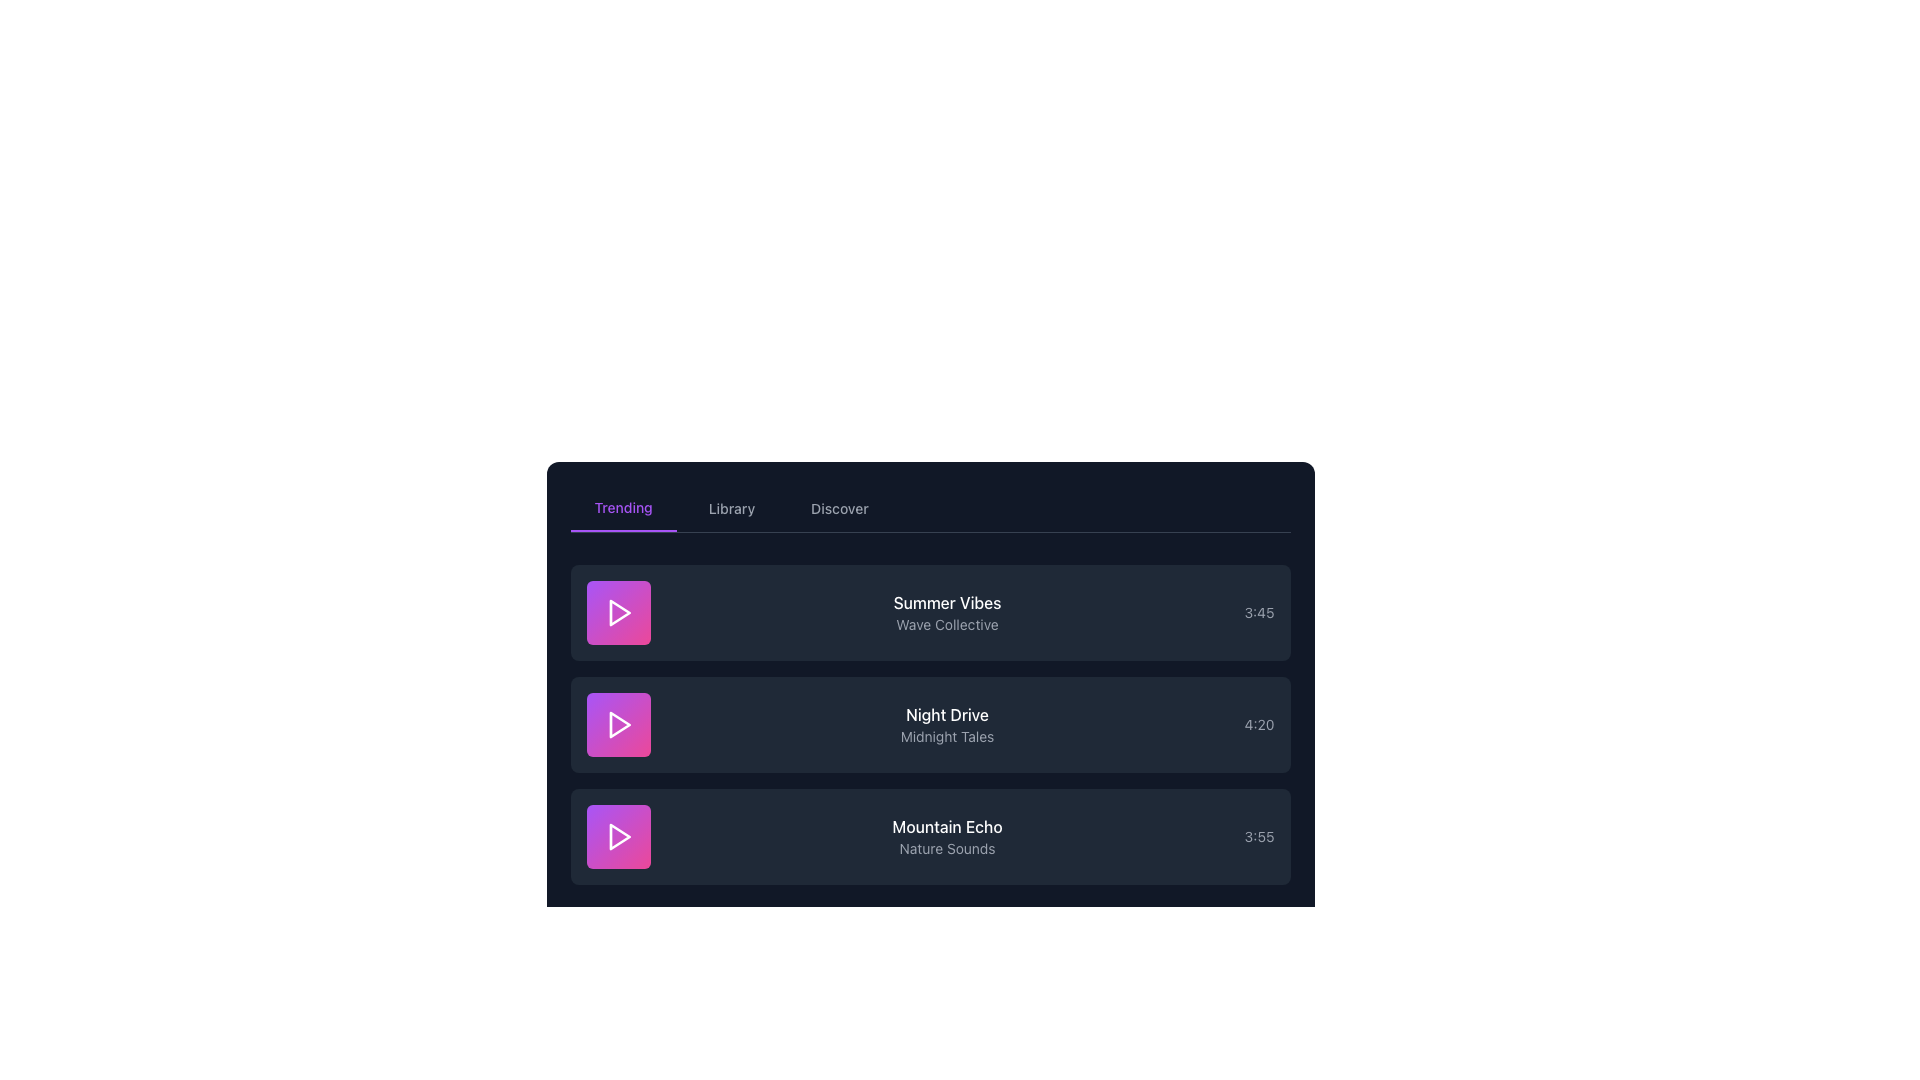 Image resolution: width=1920 pixels, height=1080 pixels. What do you see at coordinates (1258, 612) in the screenshot?
I see `the static text element displaying '3:45', which is styled in a small, gray font and represents the duration of the track 'Summer Vibes'` at bounding box center [1258, 612].